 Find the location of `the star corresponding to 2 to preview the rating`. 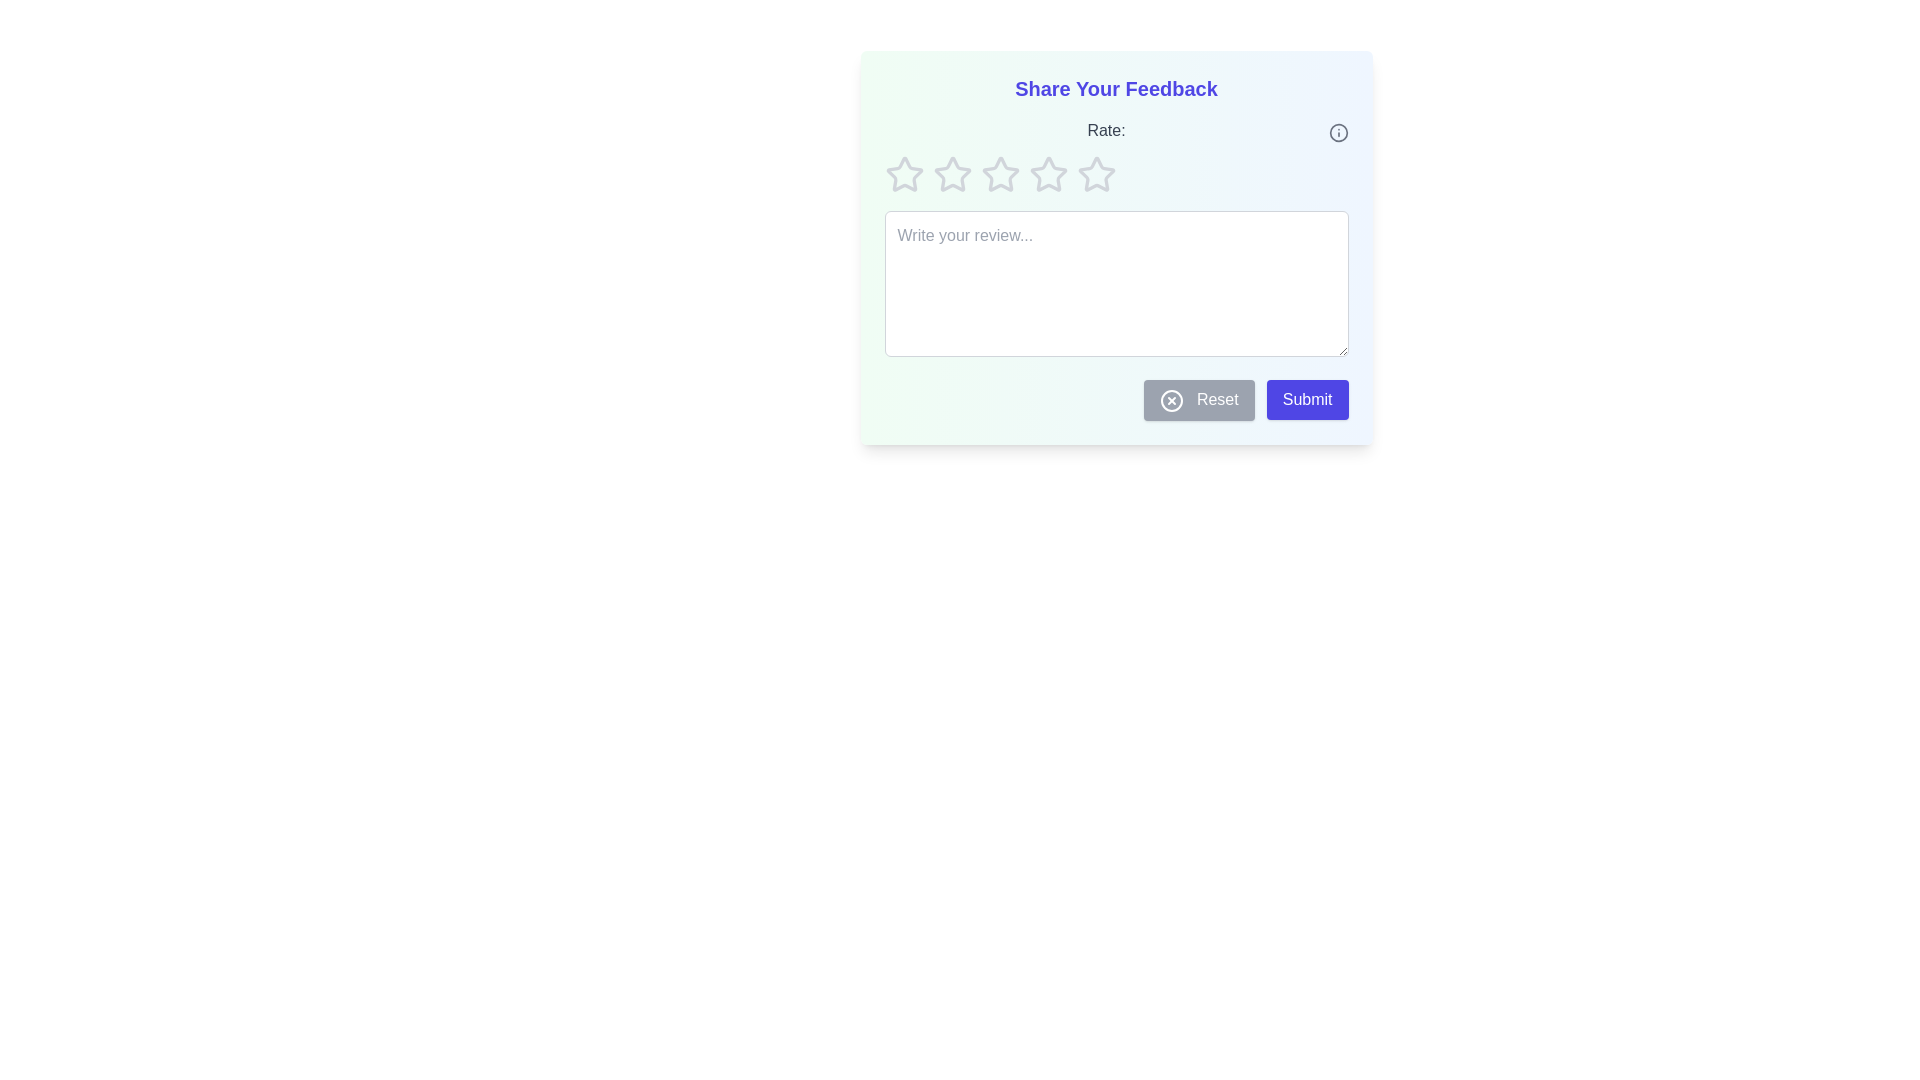

the star corresponding to 2 to preview the rating is located at coordinates (951, 173).